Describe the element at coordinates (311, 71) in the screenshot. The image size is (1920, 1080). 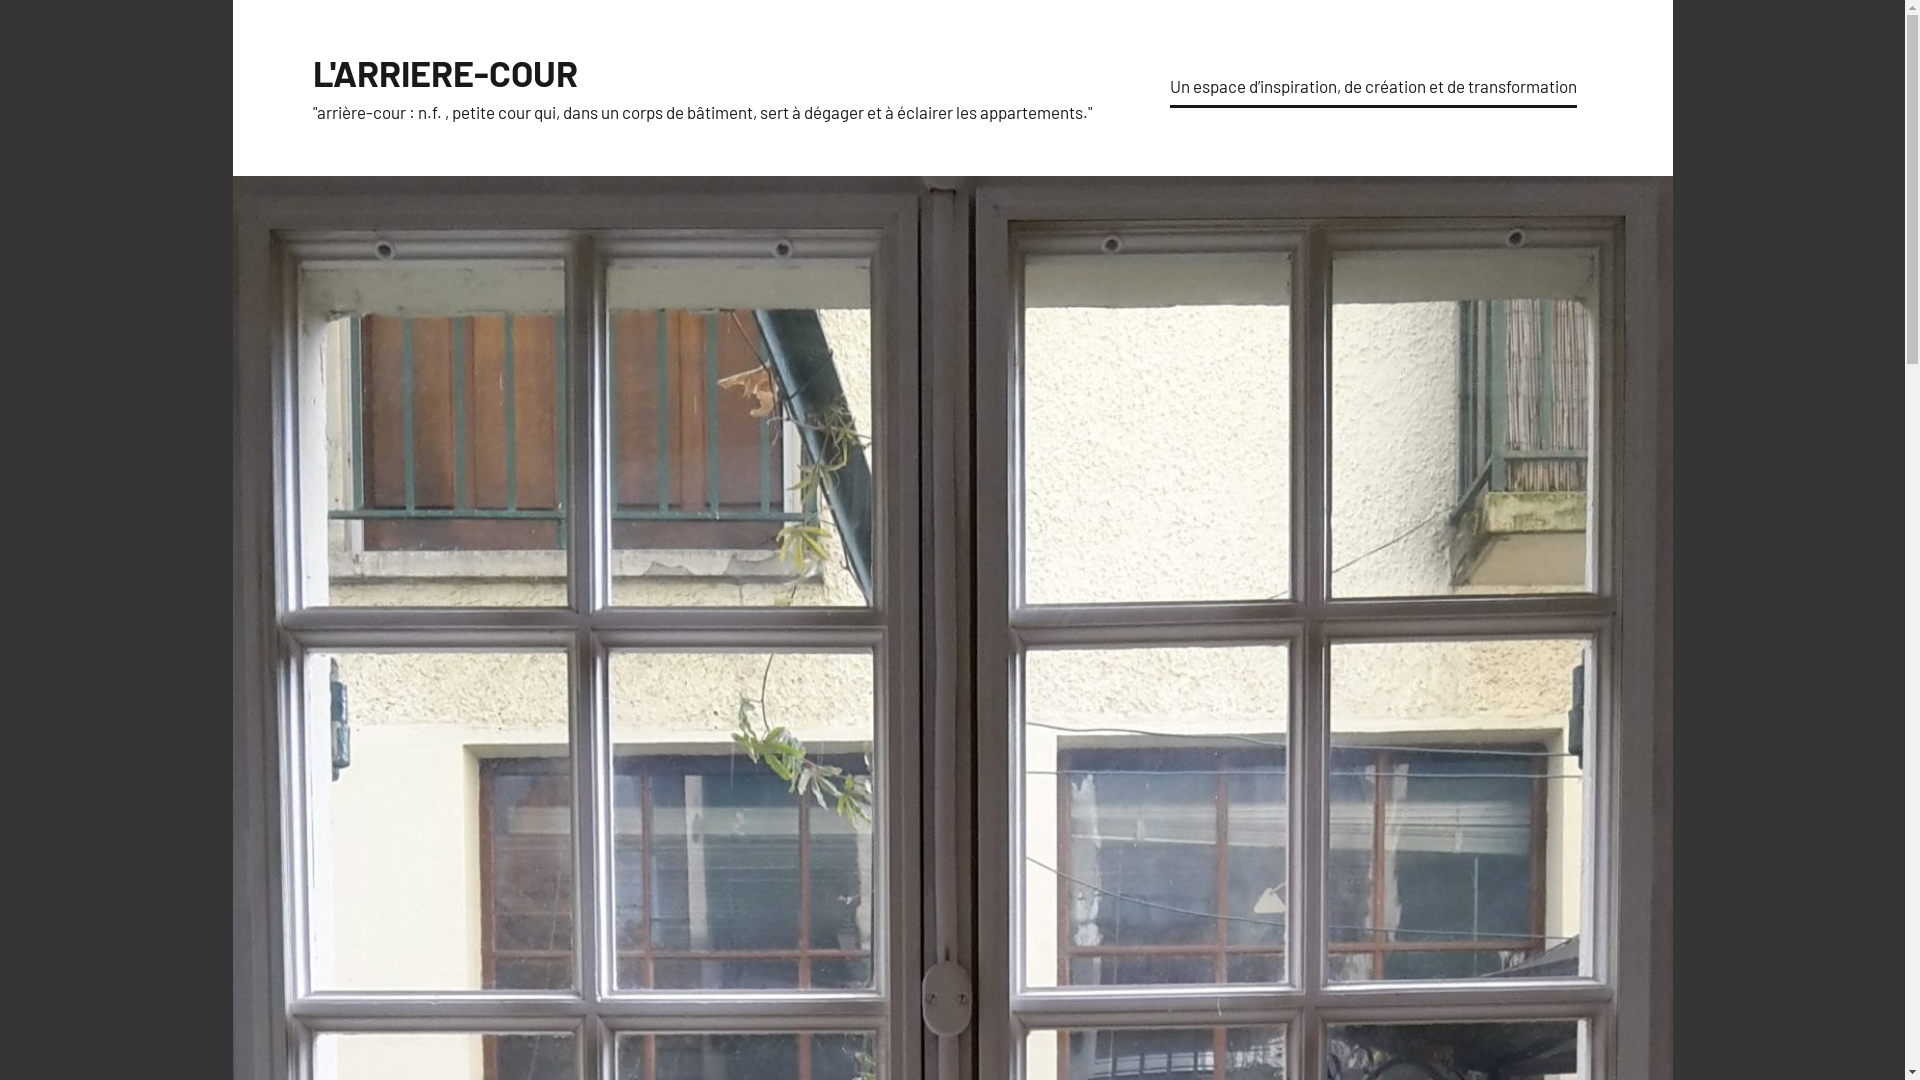
I see `'L'ARRIERE-COUR'` at that location.